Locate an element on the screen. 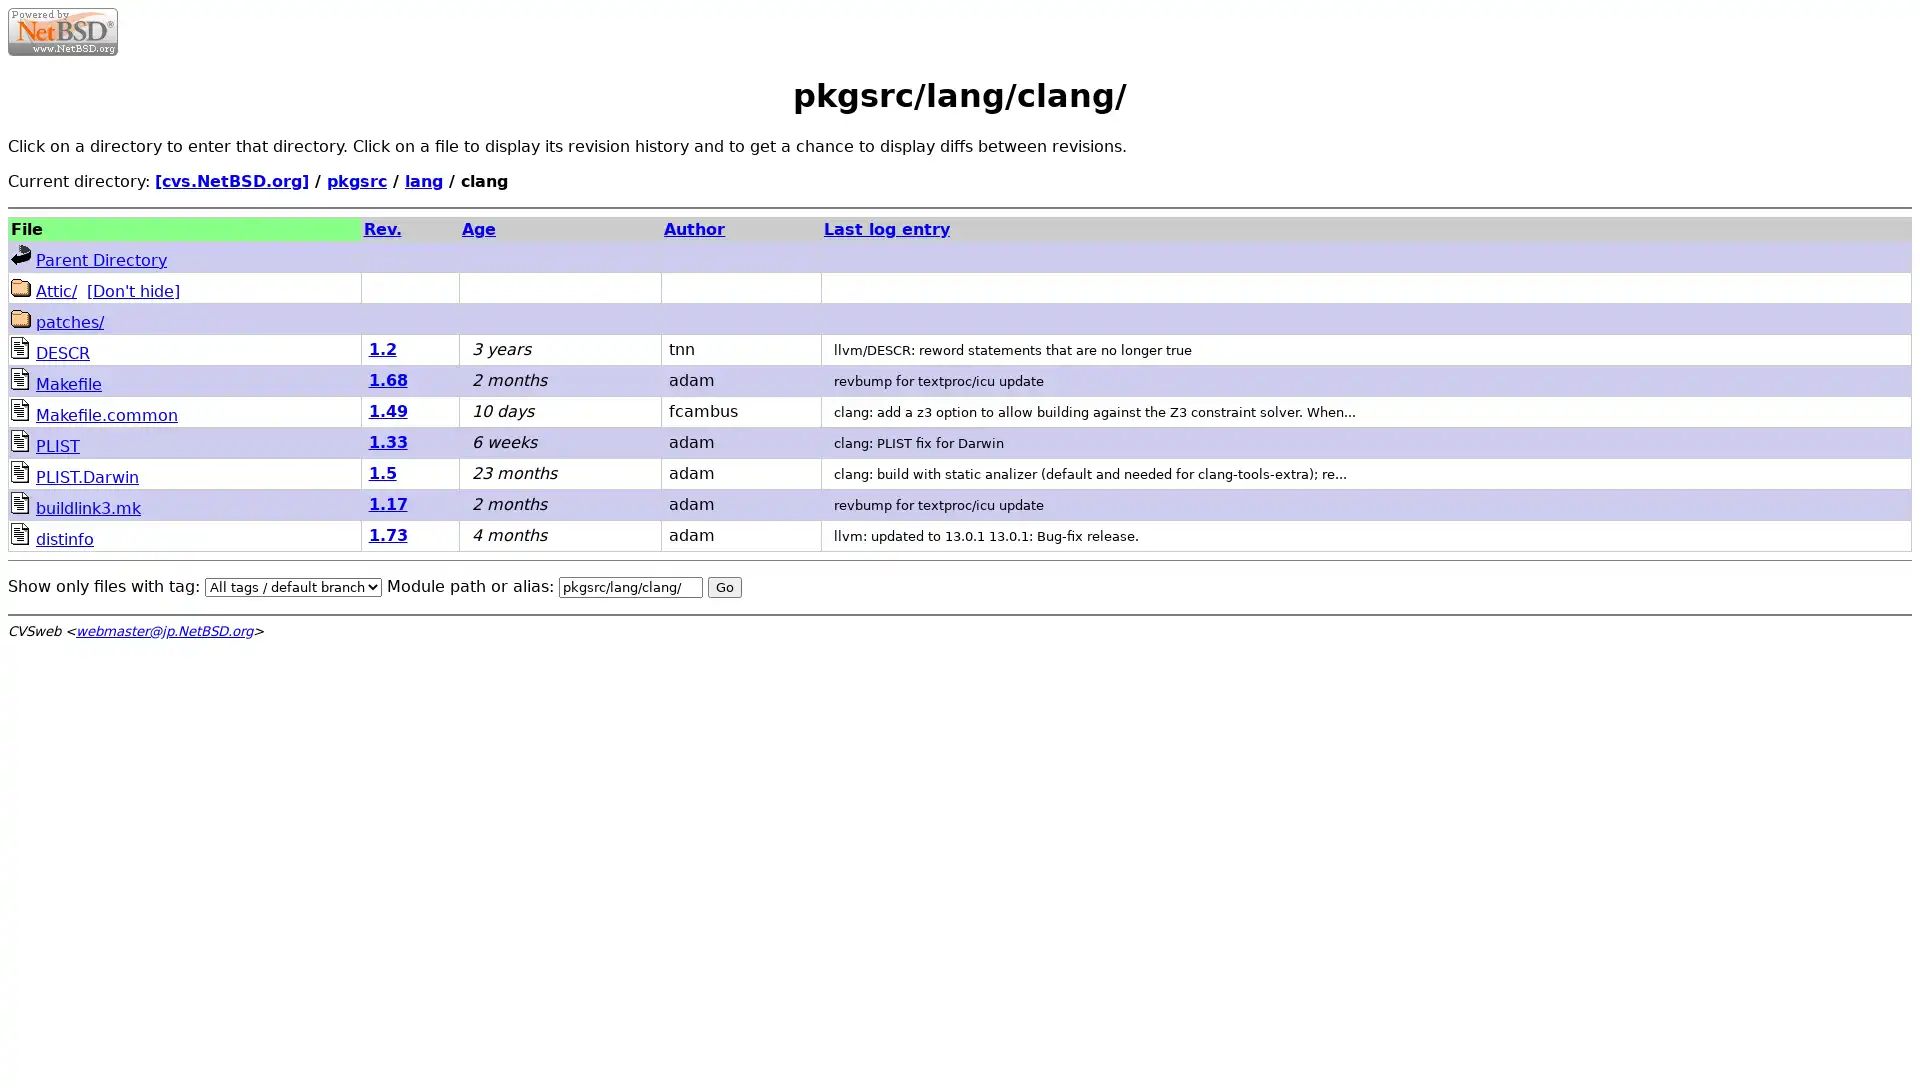 This screenshot has width=1920, height=1080. Go is located at coordinates (723, 585).